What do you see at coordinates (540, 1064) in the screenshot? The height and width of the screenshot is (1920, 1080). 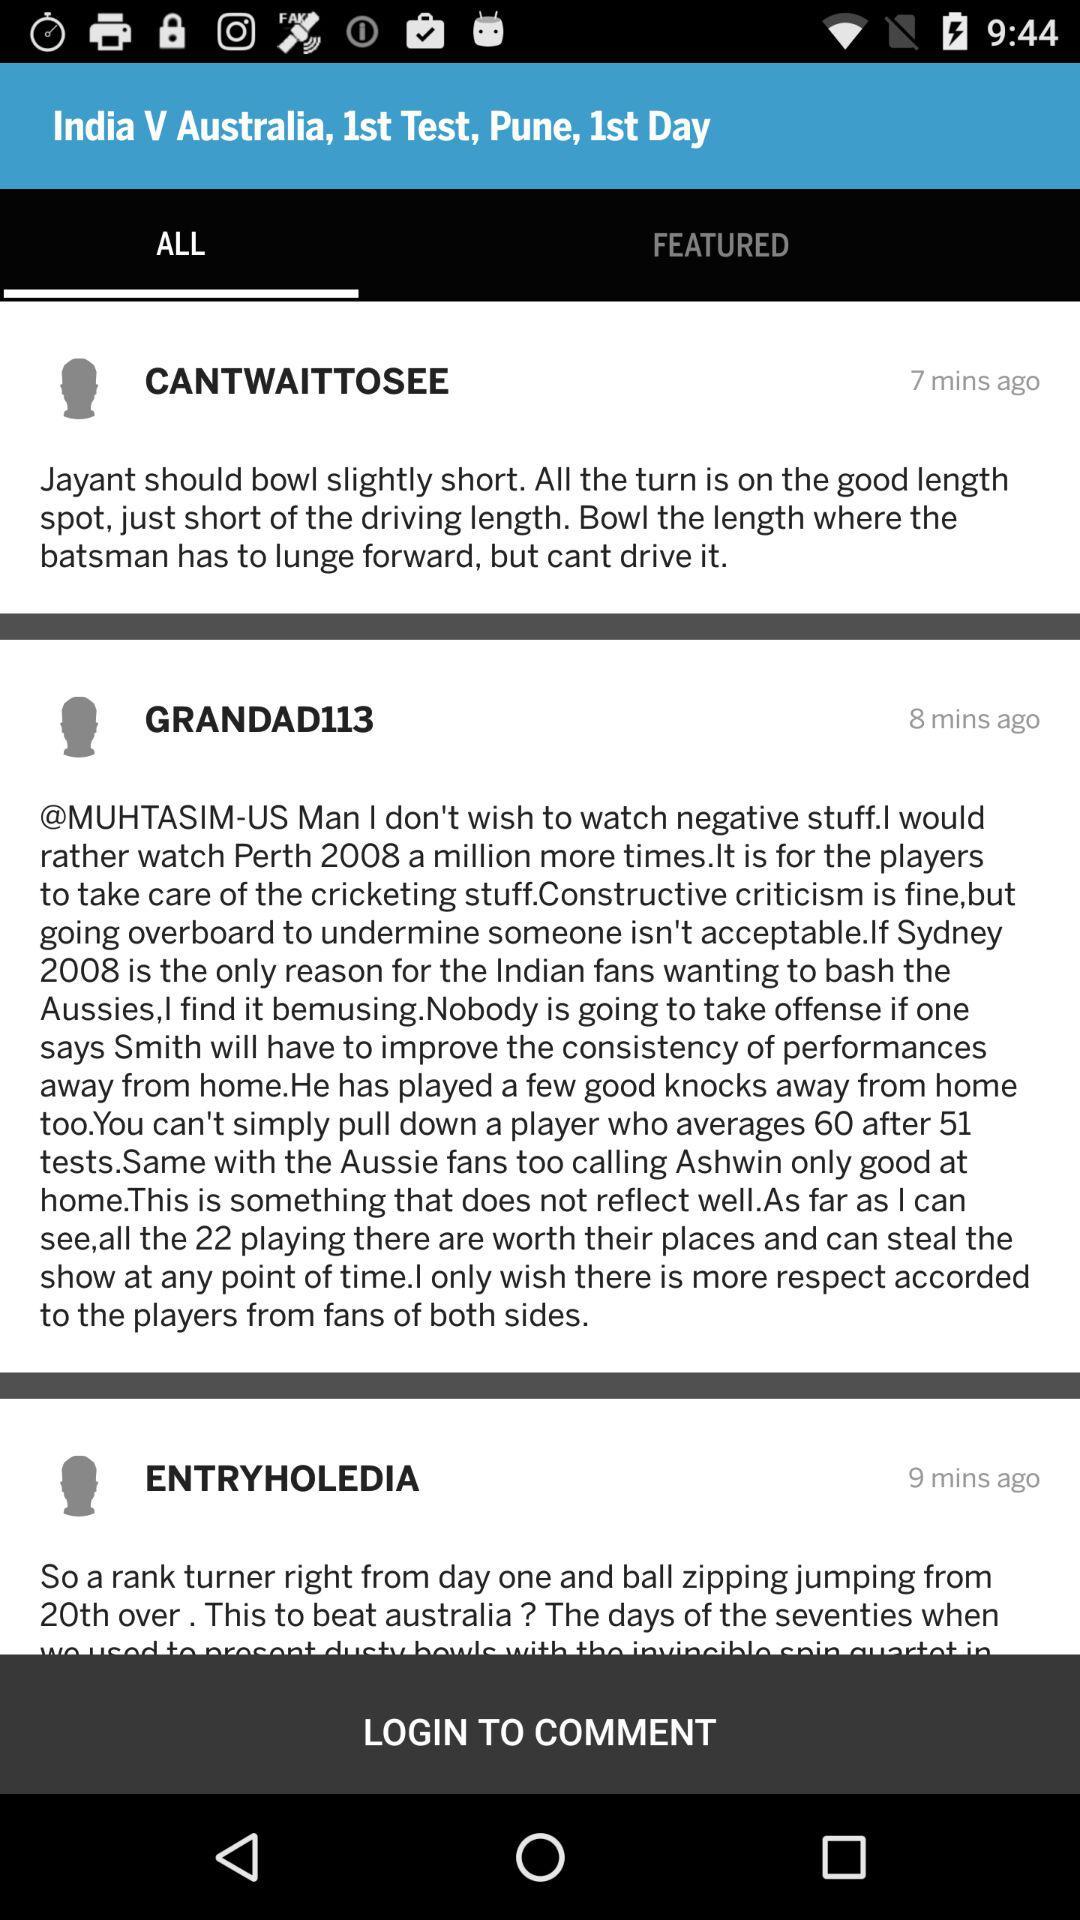 I see `the muhtasim us man` at bounding box center [540, 1064].